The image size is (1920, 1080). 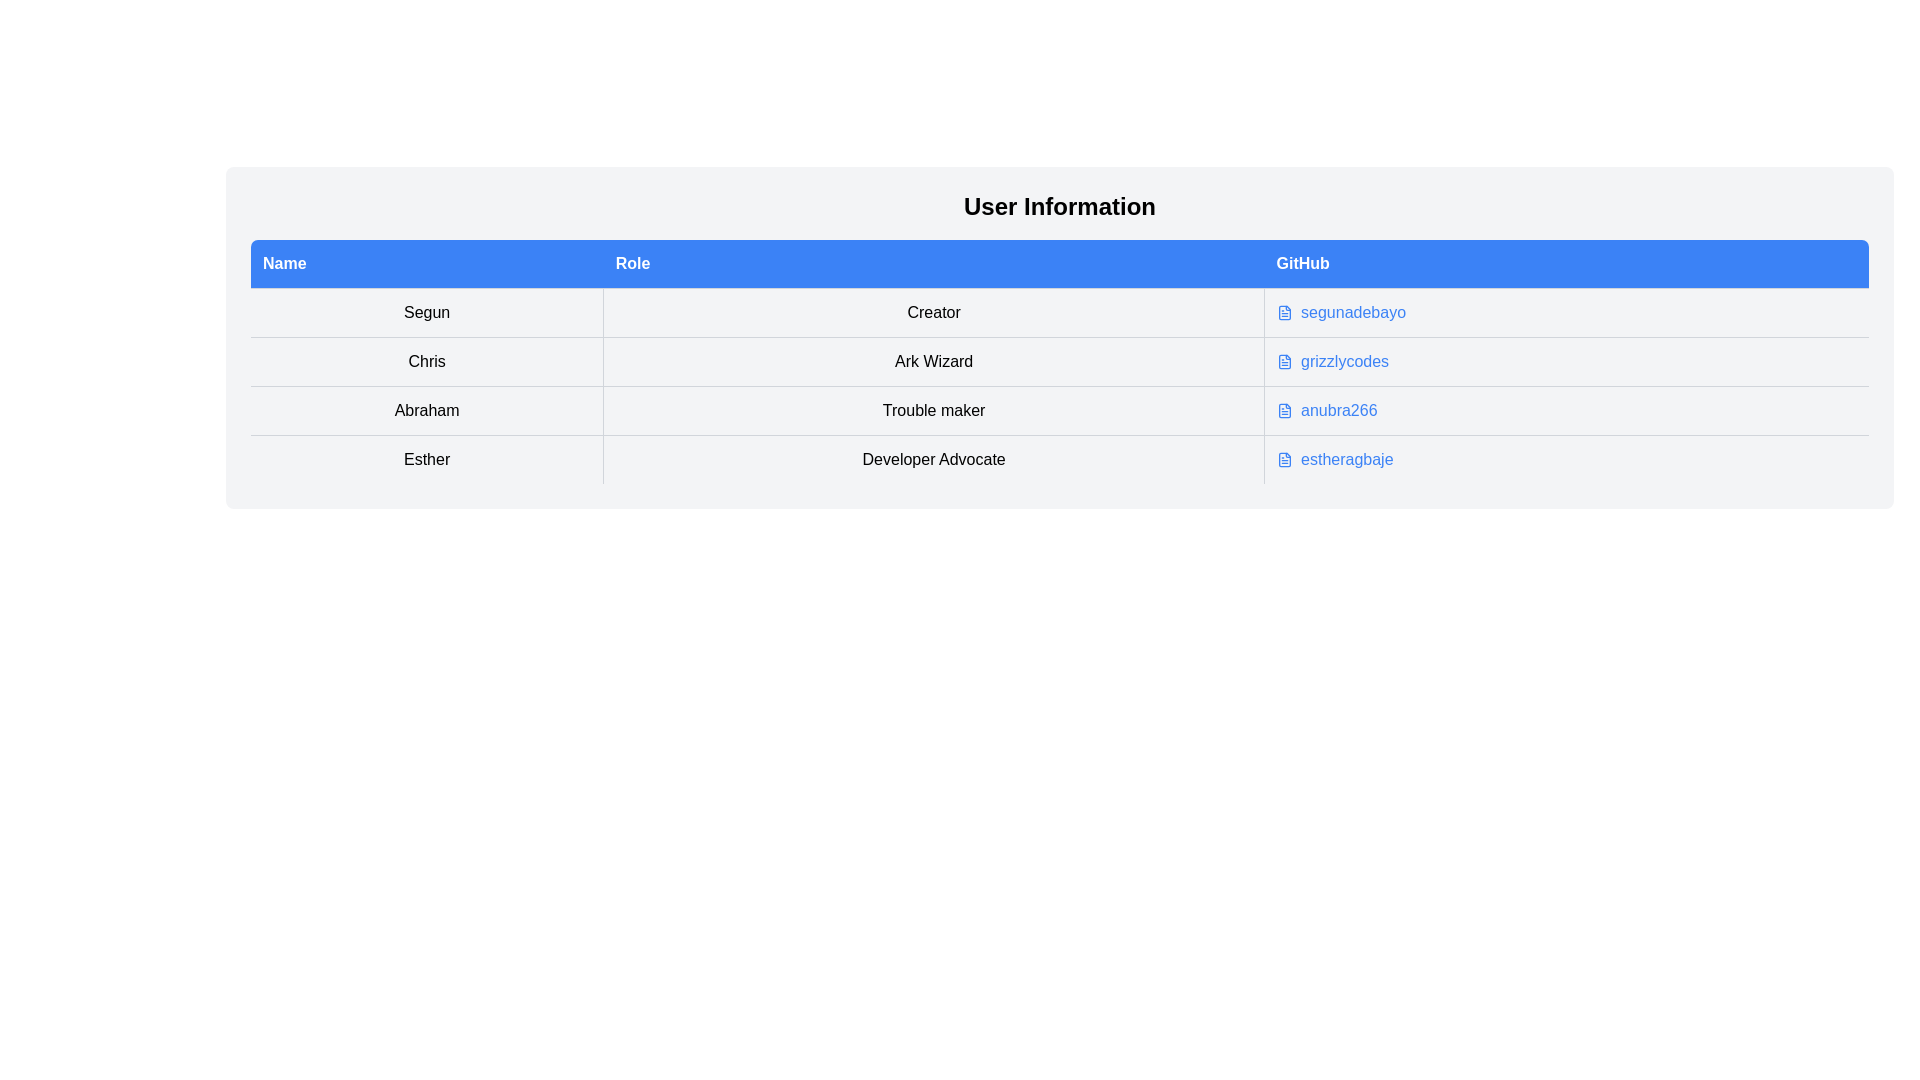 I want to click on the GitHub icon resembling a document with text, so click(x=1285, y=362).